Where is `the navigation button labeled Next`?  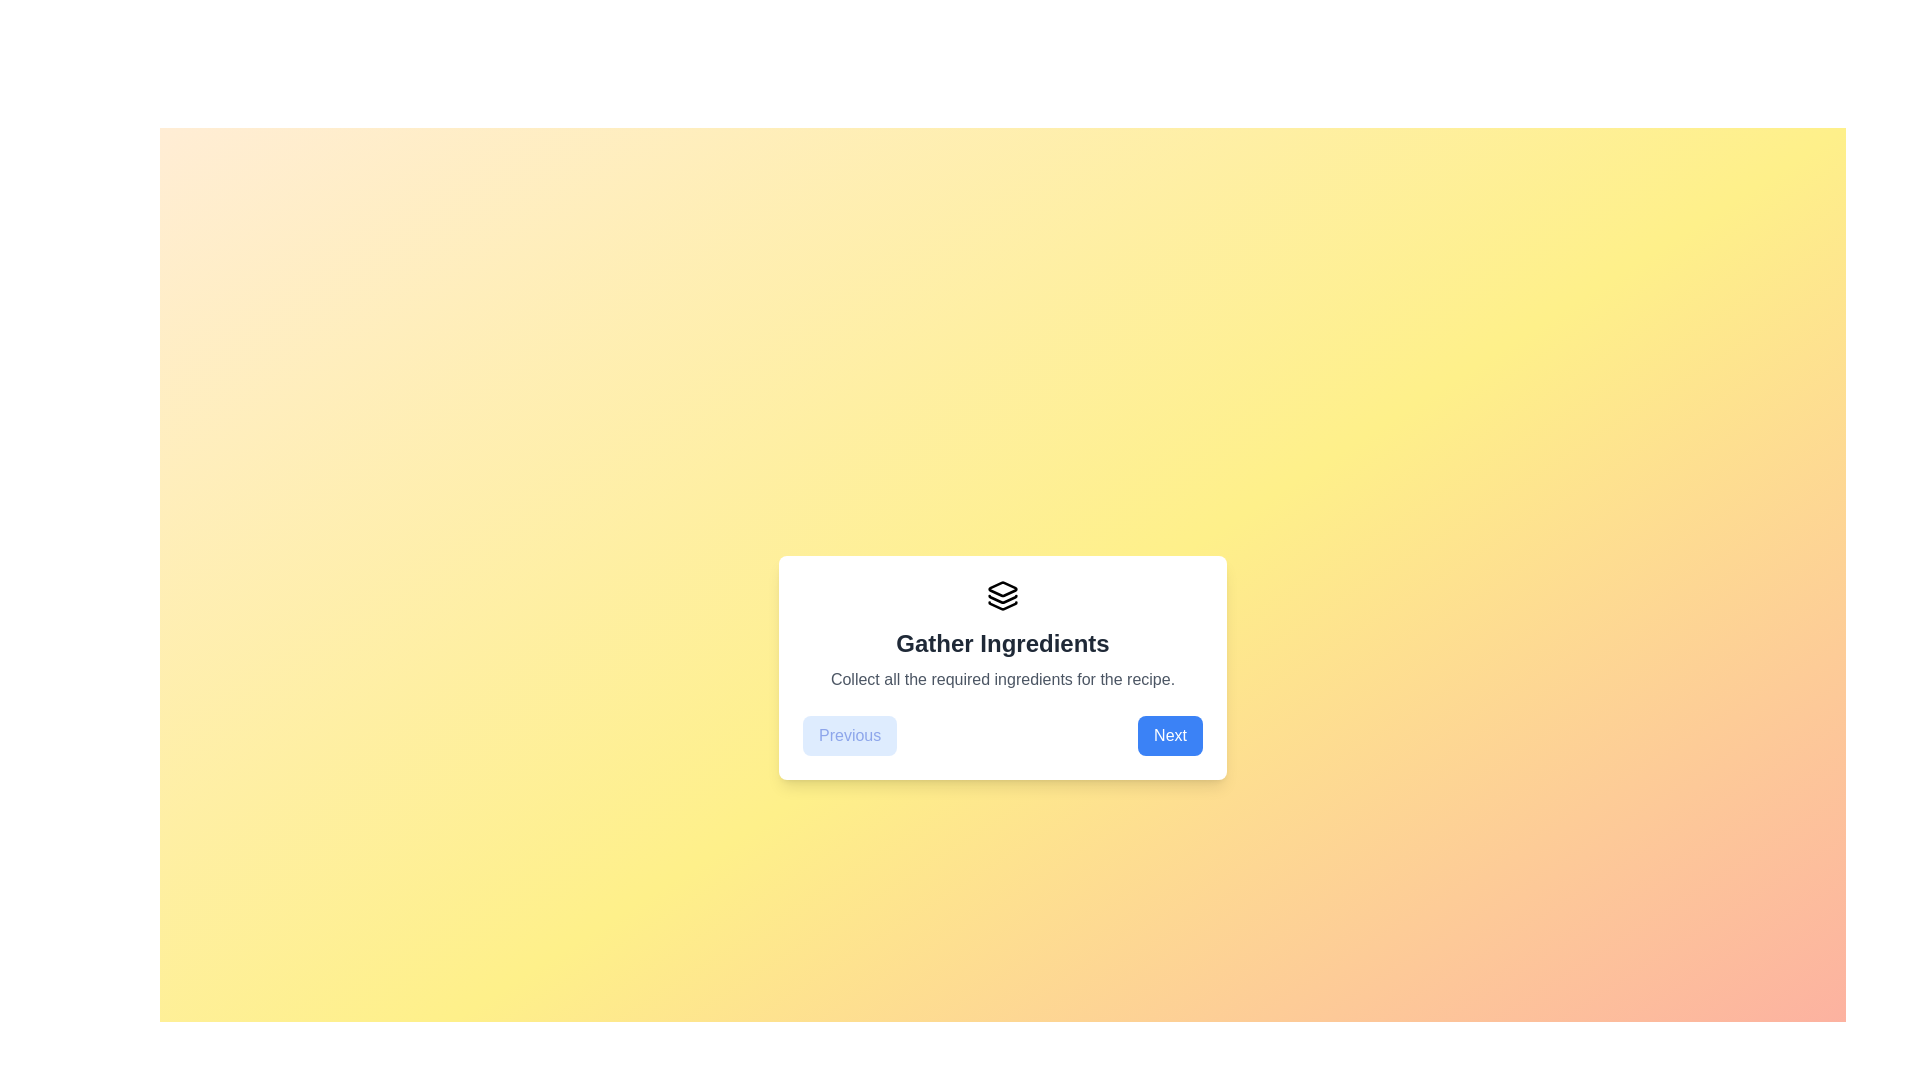
the navigation button labeled Next is located at coordinates (1170, 736).